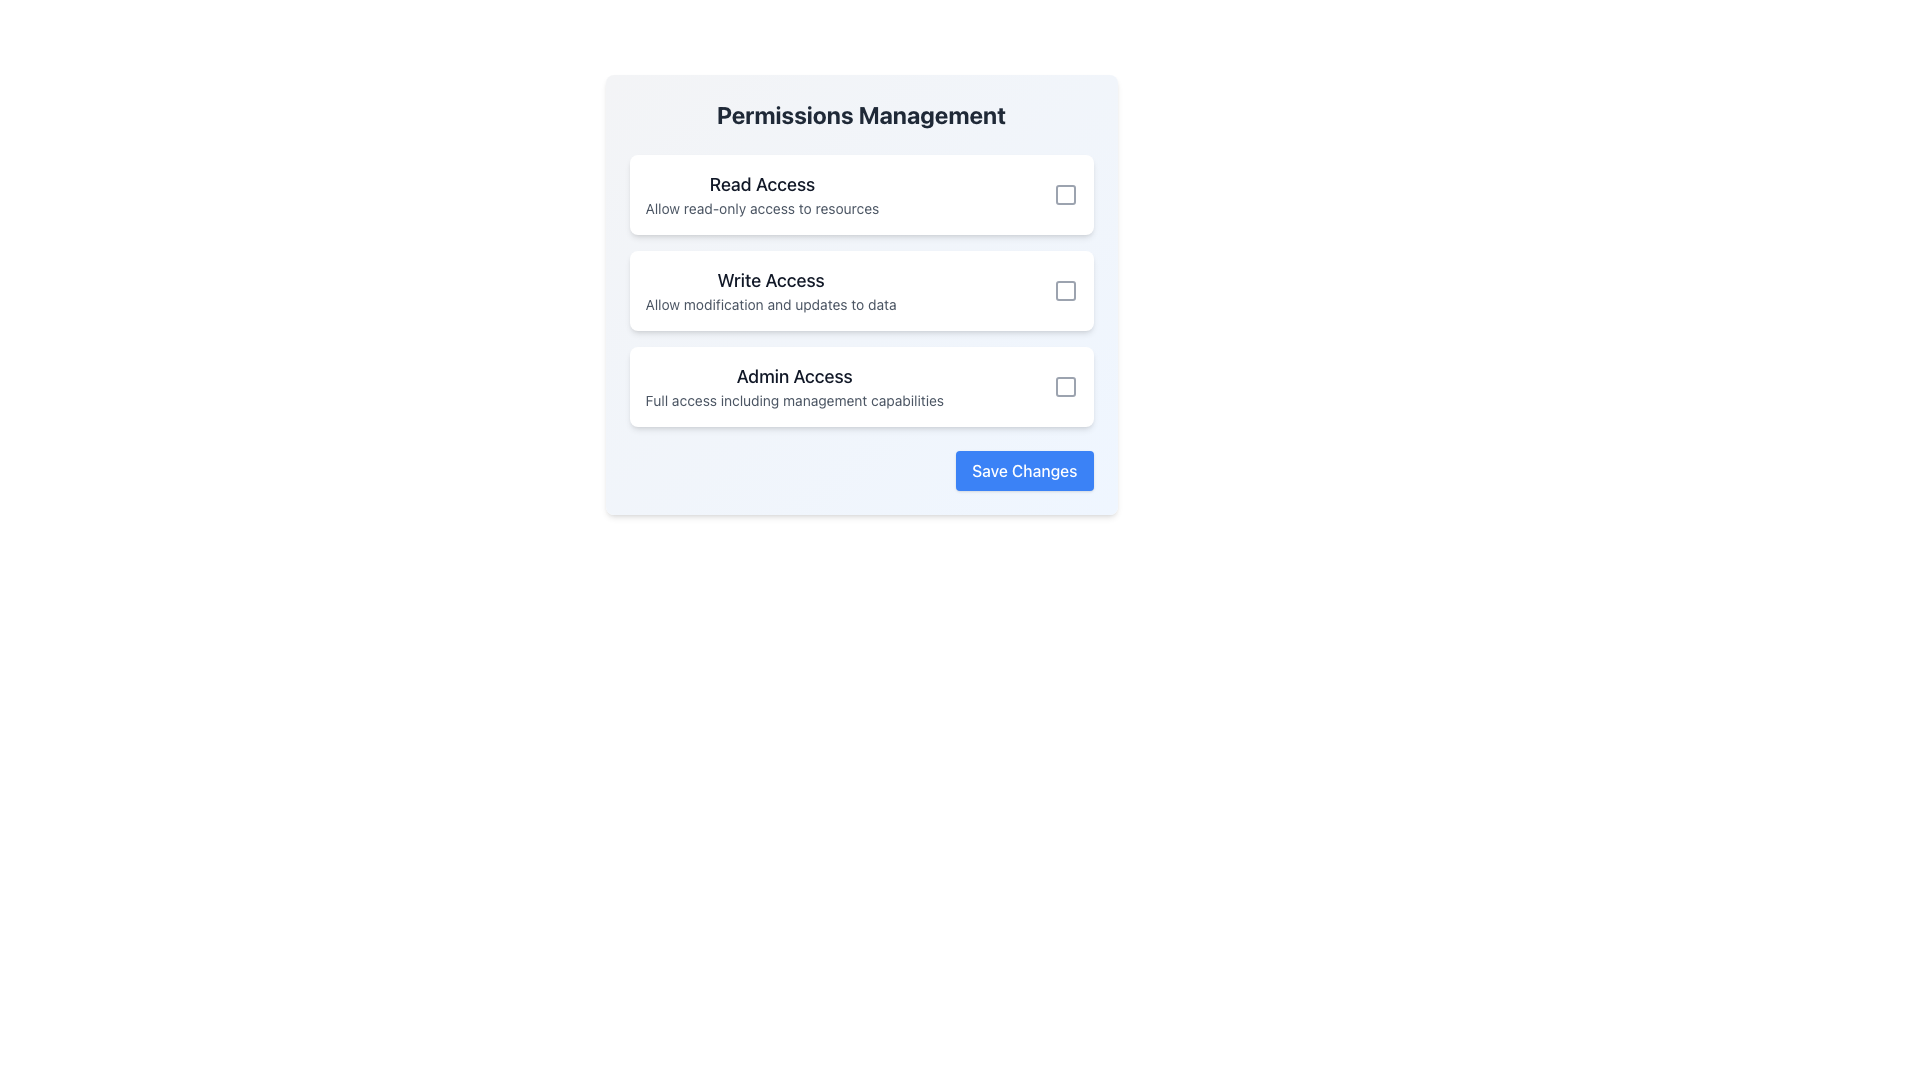 Image resolution: width=1920 pixels, height=1080 pixels. I want to click on the 'Admin Access' informational card, which is the third option in the access levels group in the permissions management interface, so click(861, 386).